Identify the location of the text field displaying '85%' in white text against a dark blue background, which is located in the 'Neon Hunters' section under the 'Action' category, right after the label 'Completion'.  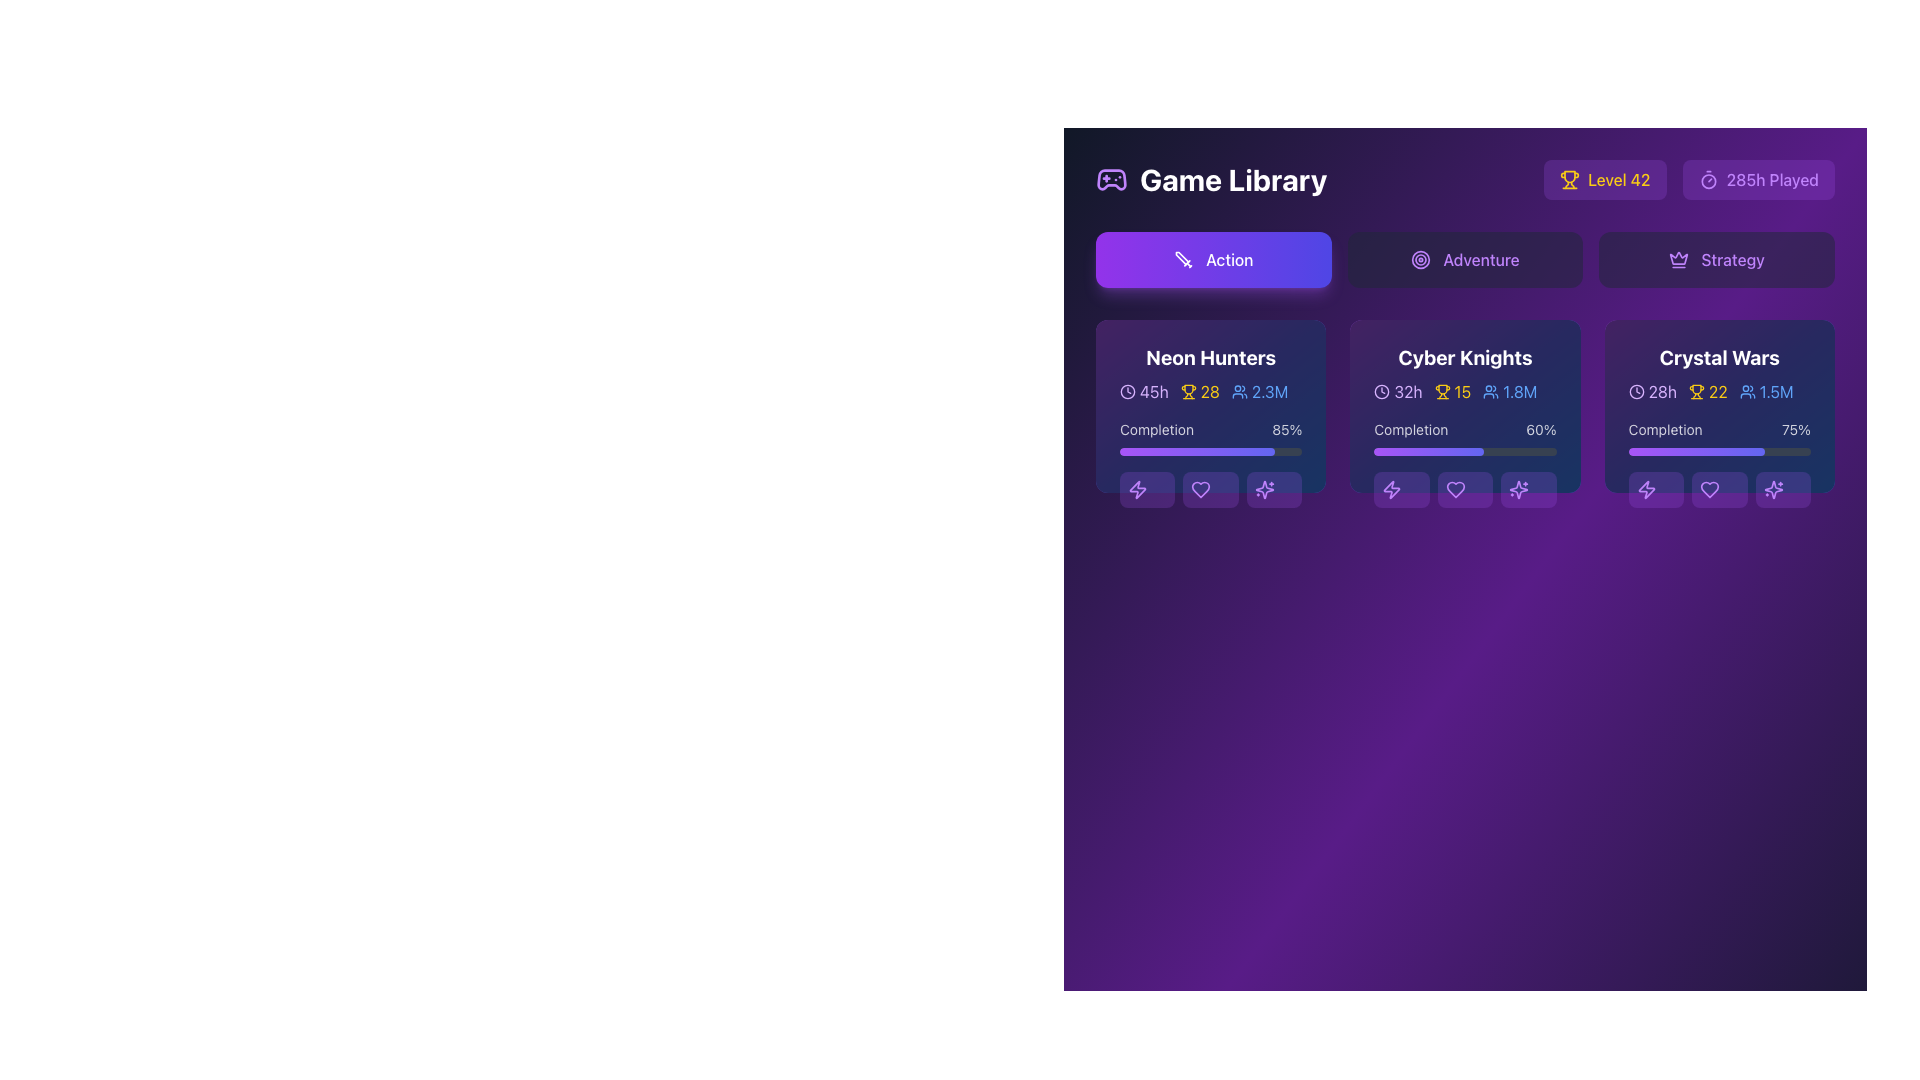
(1287, 428).